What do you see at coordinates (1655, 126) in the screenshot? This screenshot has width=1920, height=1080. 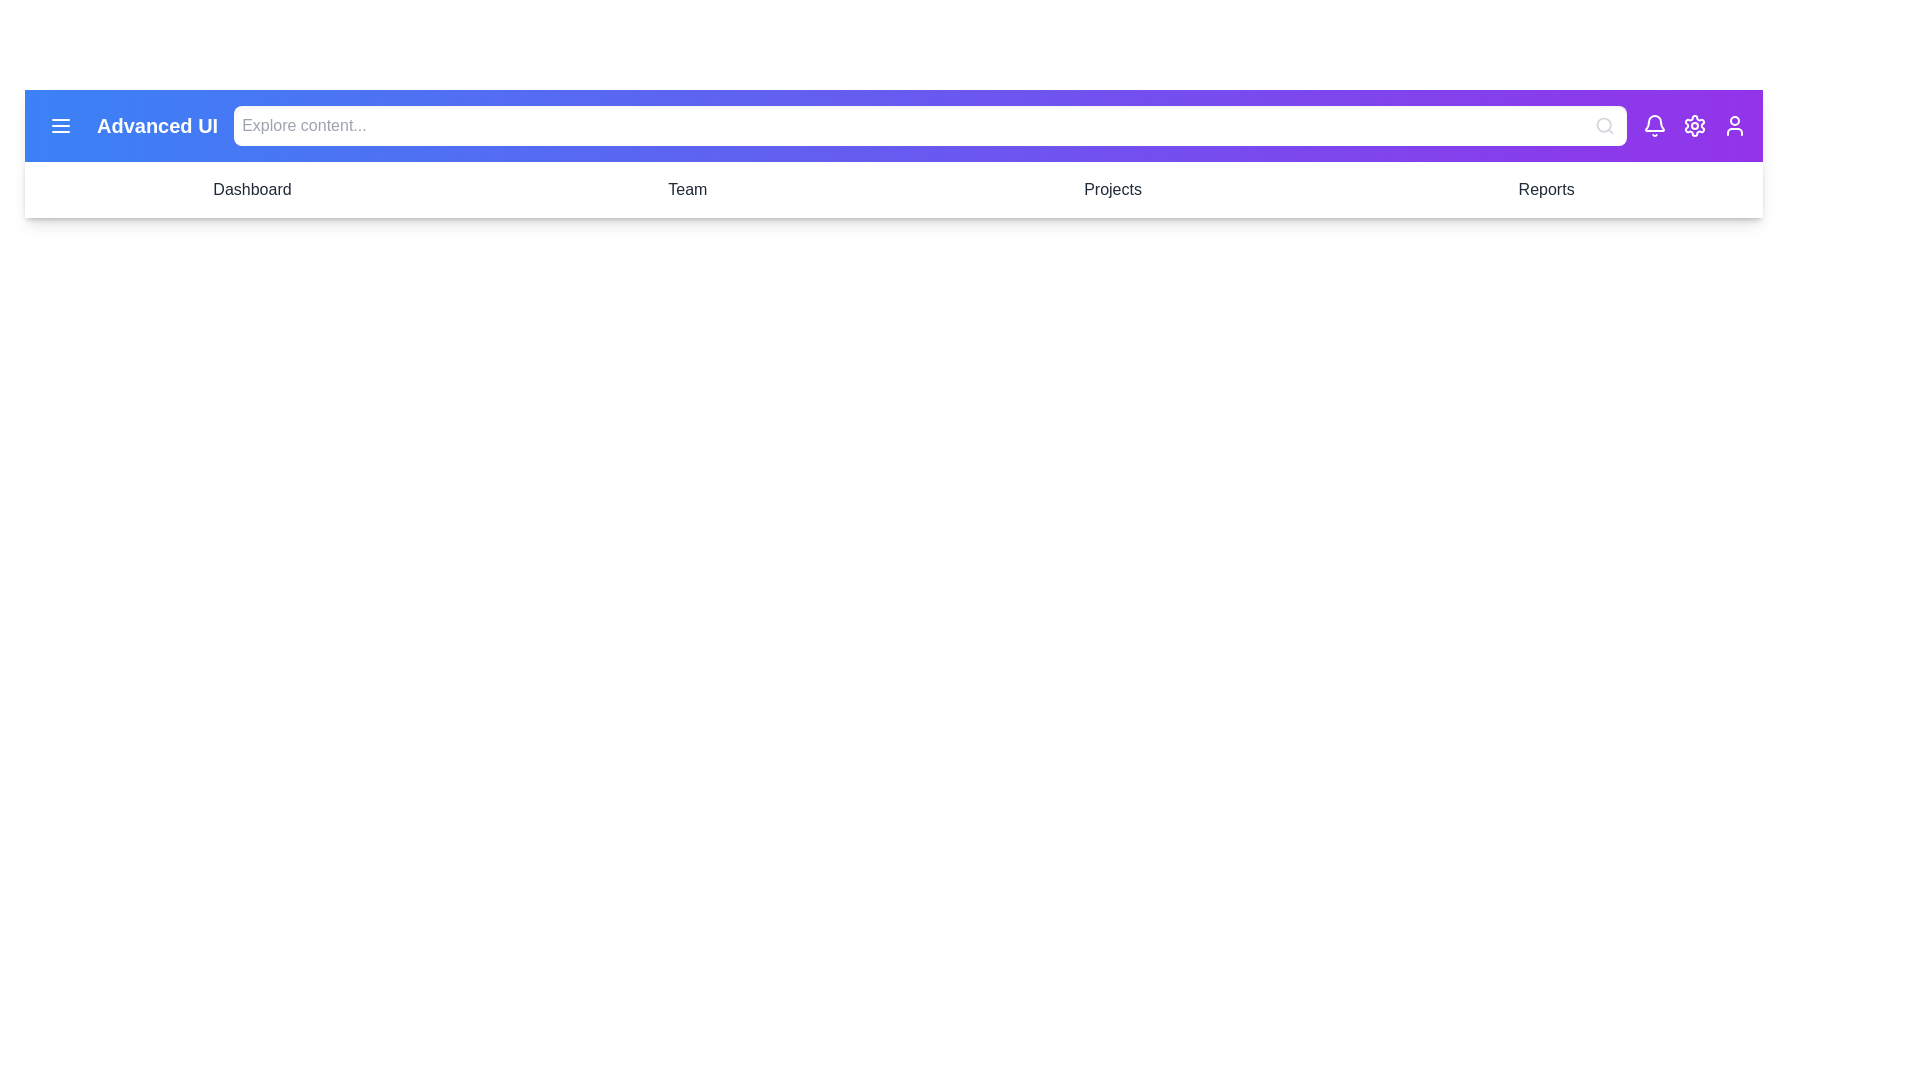 I see `the notification bell icon to view notifications` at bounding box center [1655, 126].